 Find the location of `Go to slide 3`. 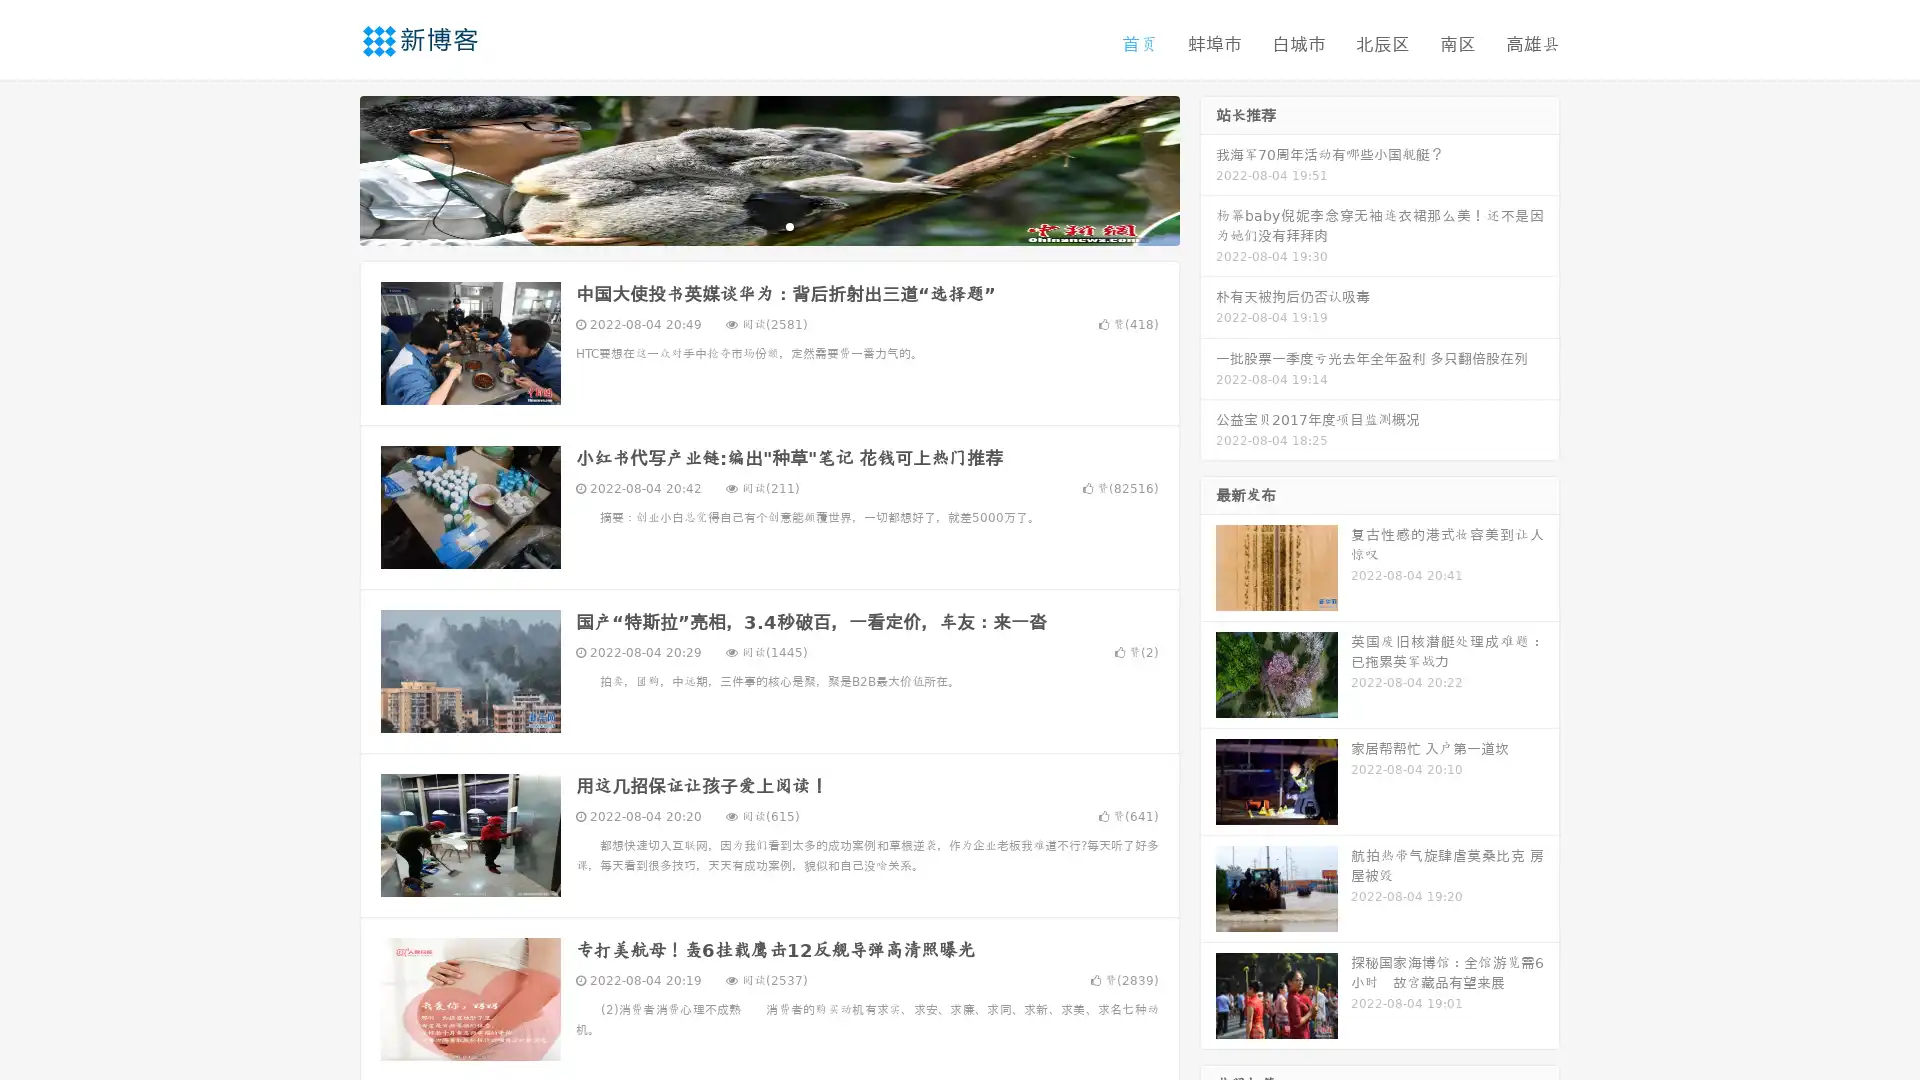

Go to slide 3 is located at coordinates (789, 225).